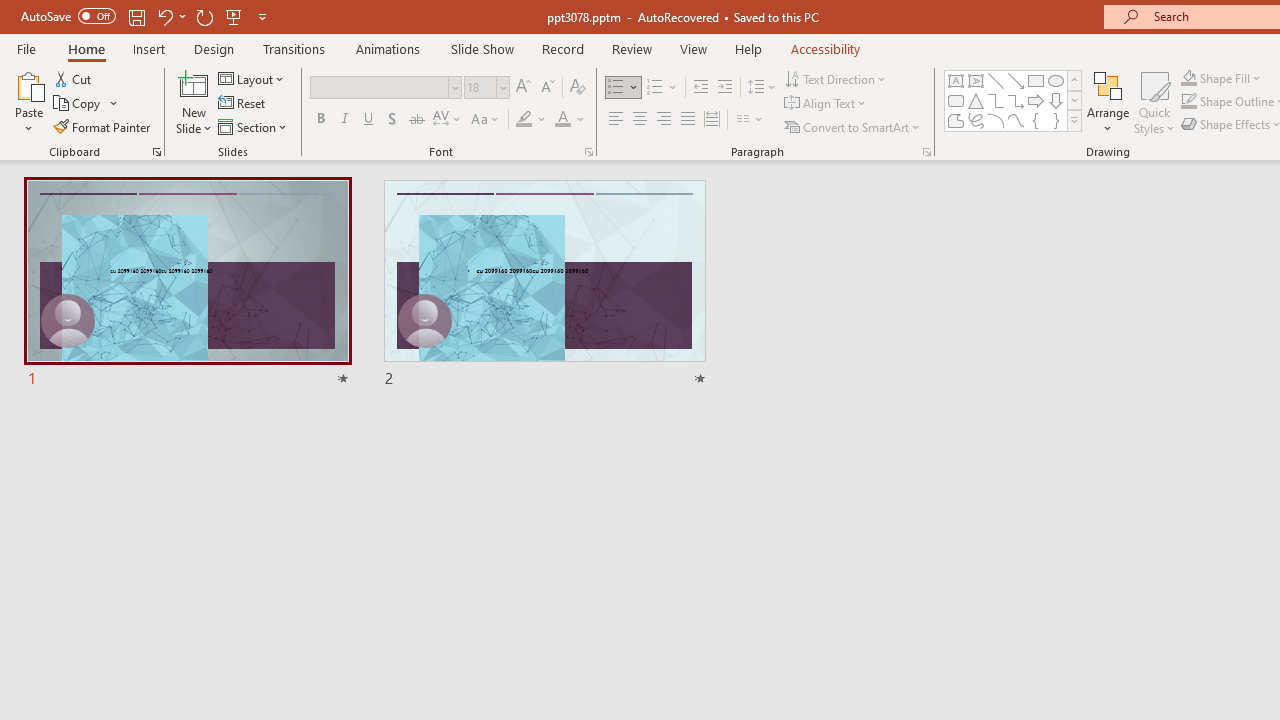 This screenshot has height=720, width=1280. Describe the element at coordinates (688, 119) in the screenshot. I see `'Justify'` at that location.